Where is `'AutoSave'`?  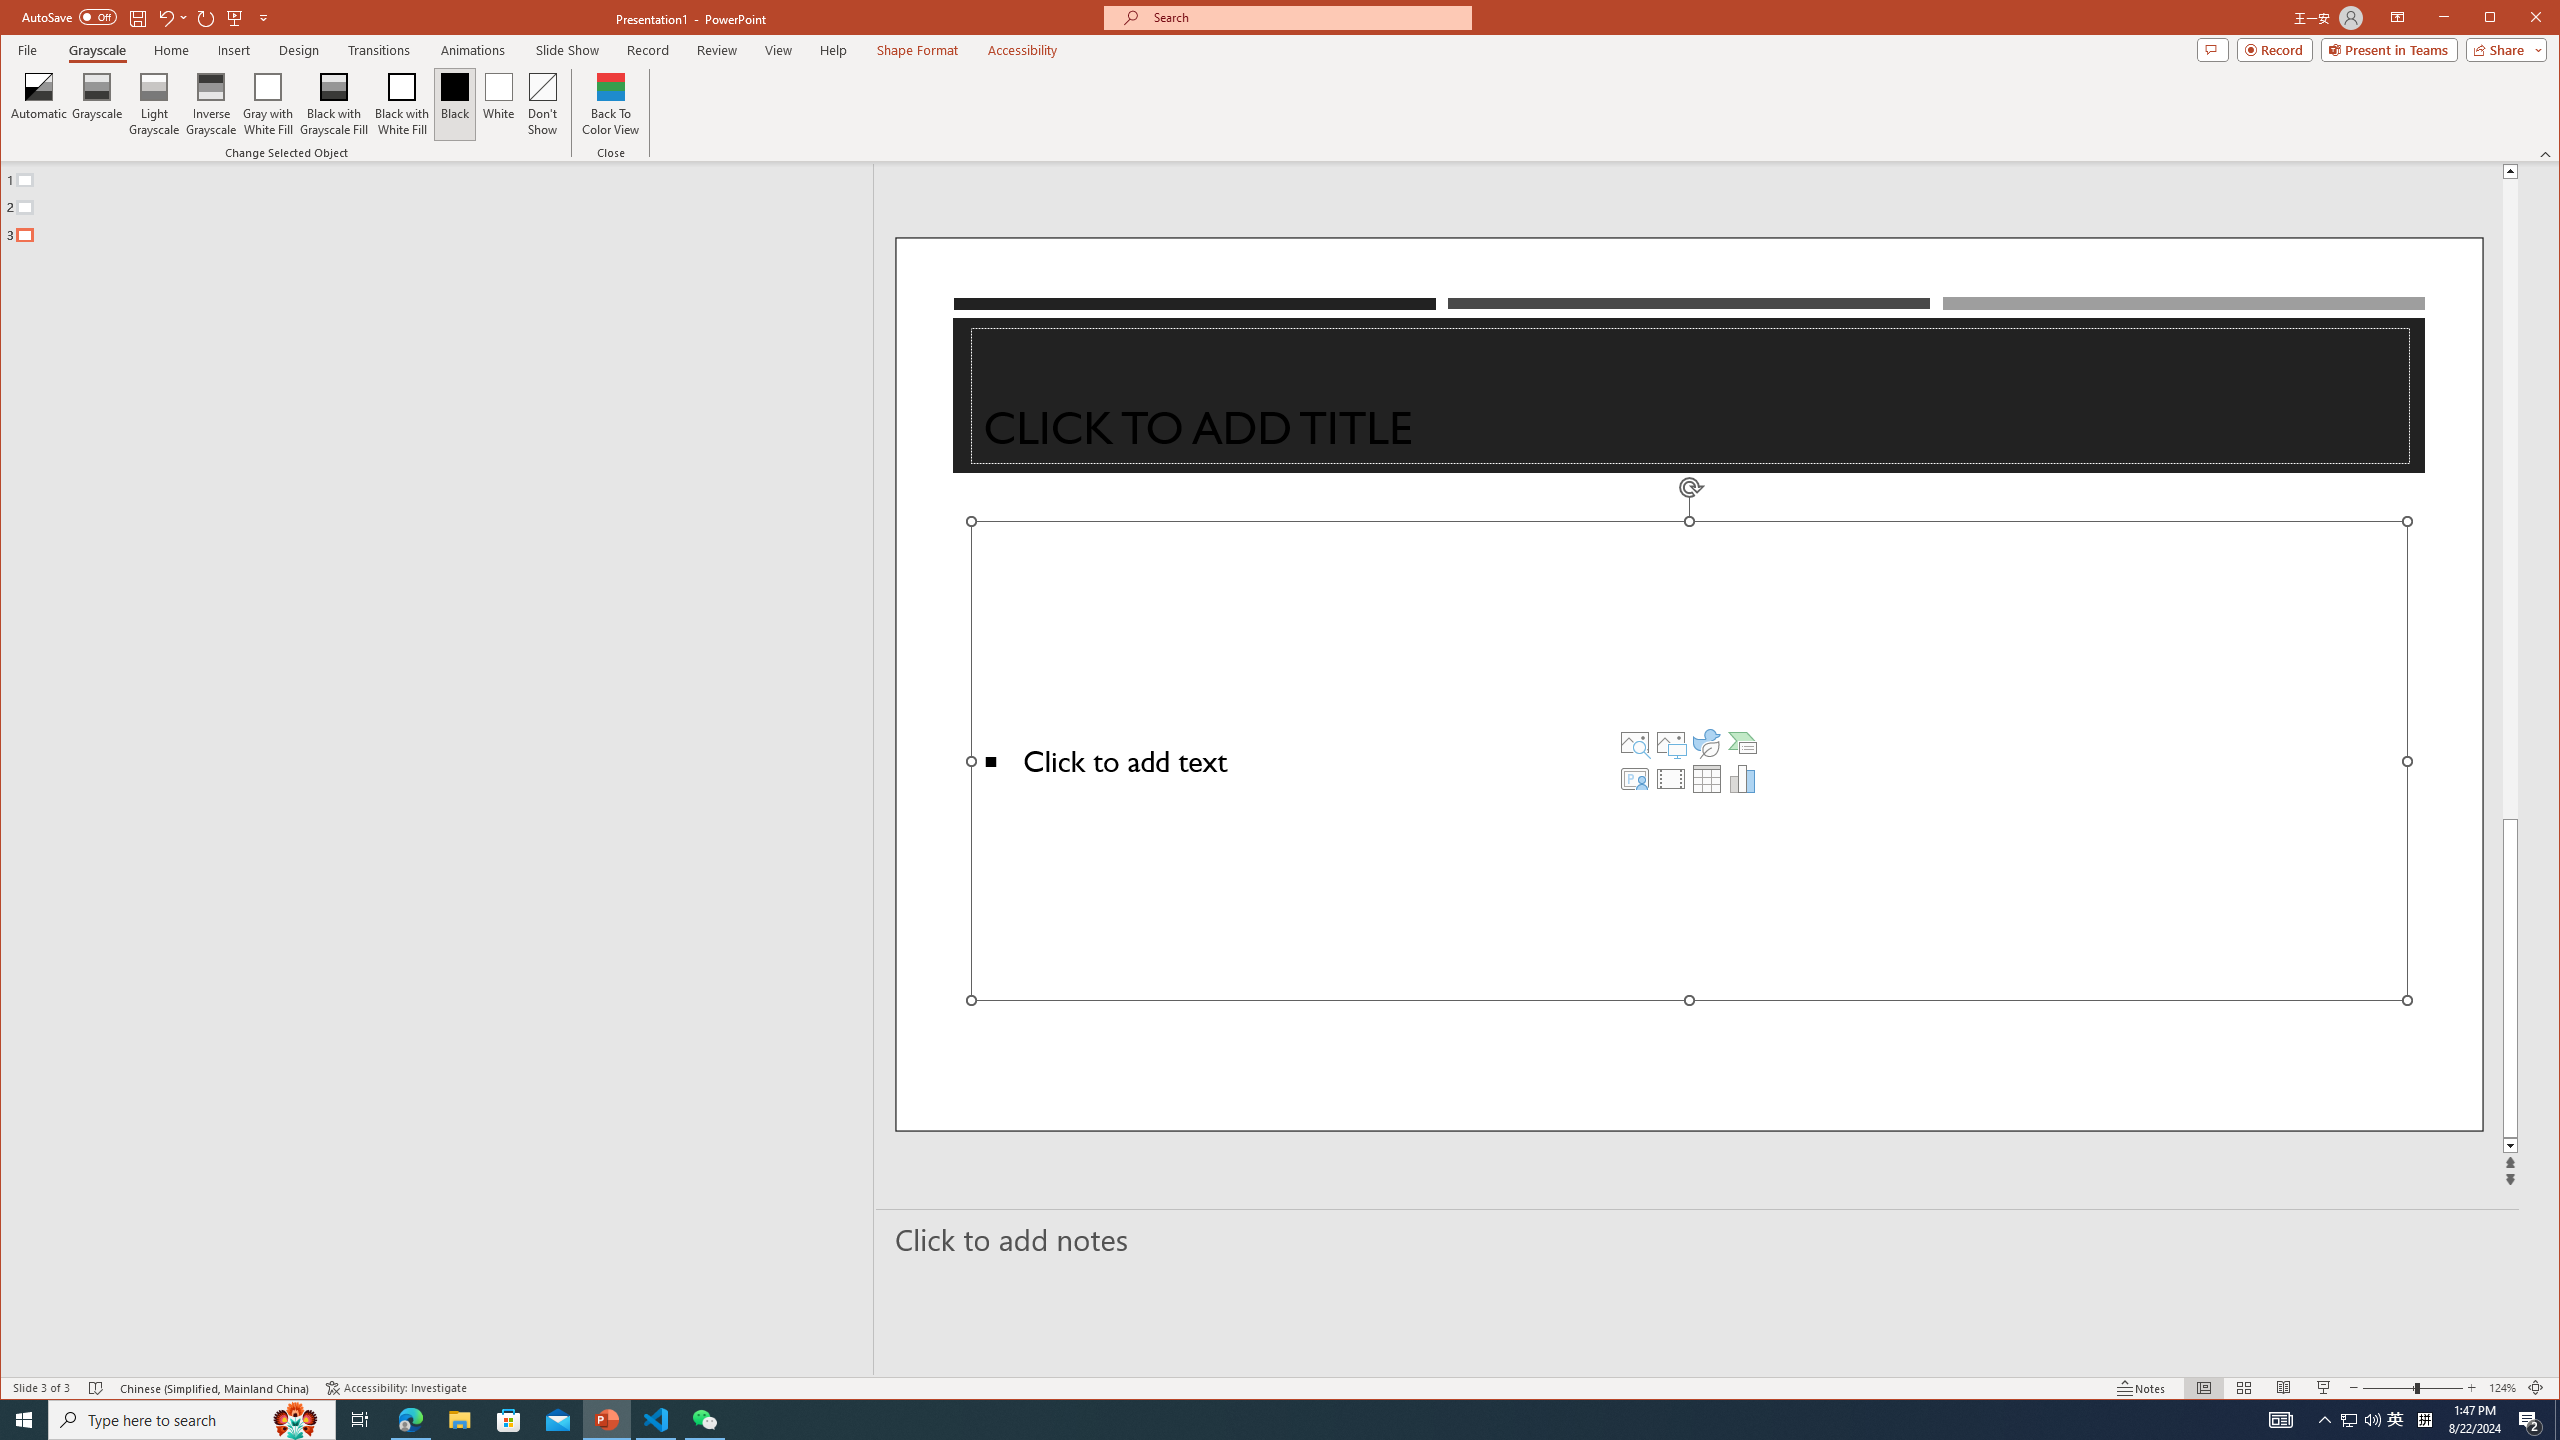
'AutoSave' is located at coordinates (69, 16).